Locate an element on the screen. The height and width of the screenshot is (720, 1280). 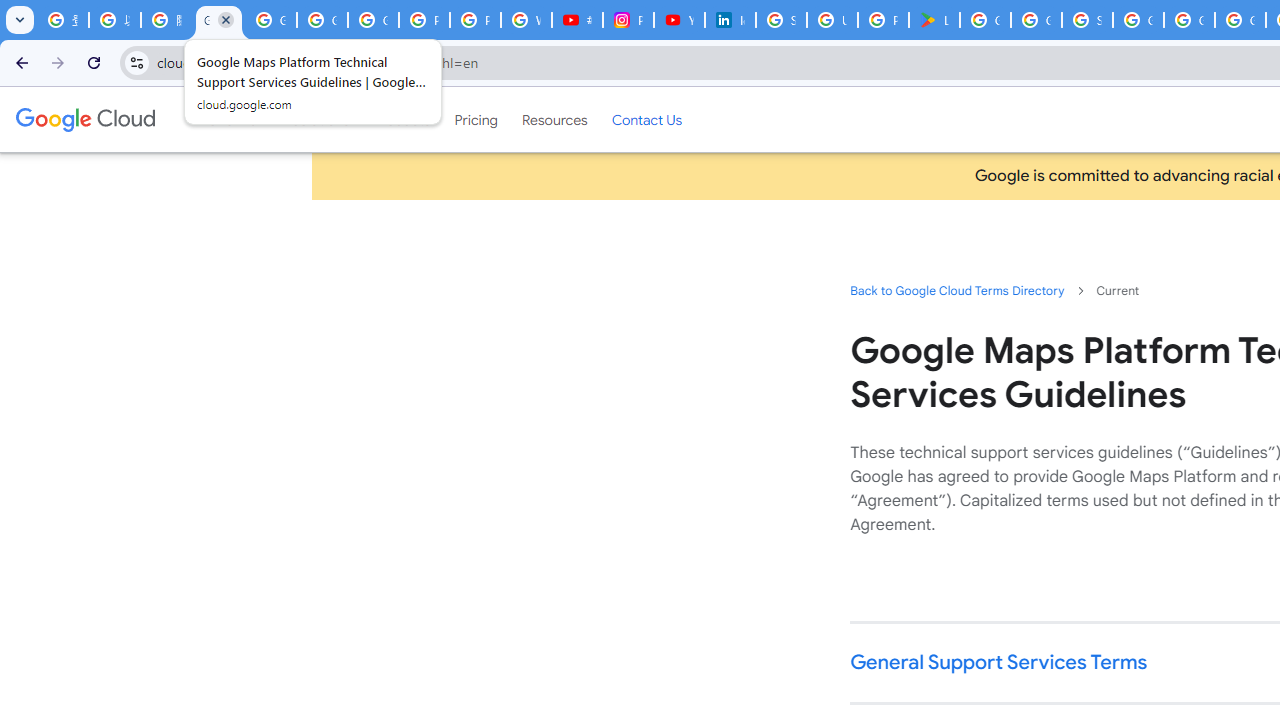
'Resources' is located at coordinates (554, 119).